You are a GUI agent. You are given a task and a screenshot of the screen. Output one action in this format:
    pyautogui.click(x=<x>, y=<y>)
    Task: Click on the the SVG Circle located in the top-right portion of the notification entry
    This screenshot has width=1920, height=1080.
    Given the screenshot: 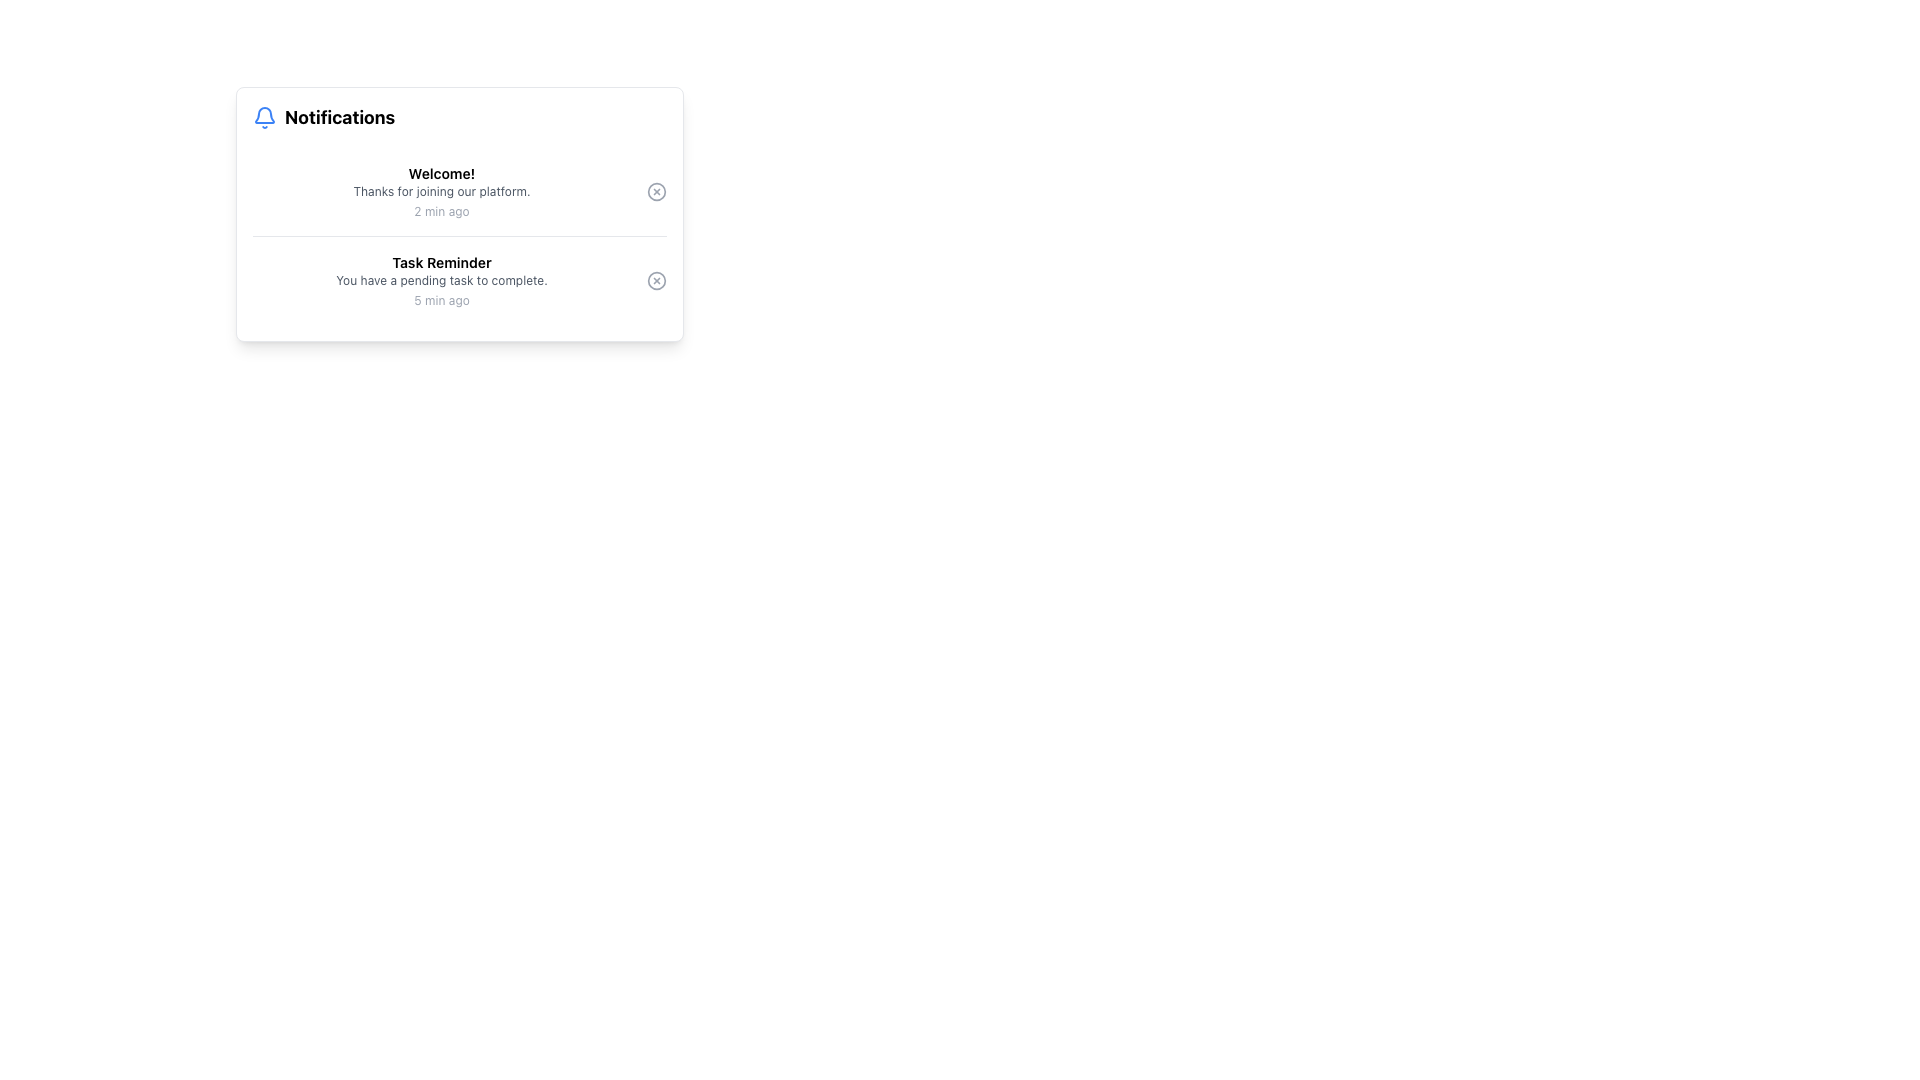 What is the action you would take?
    pyautogui.click(x=657, y=192)
    